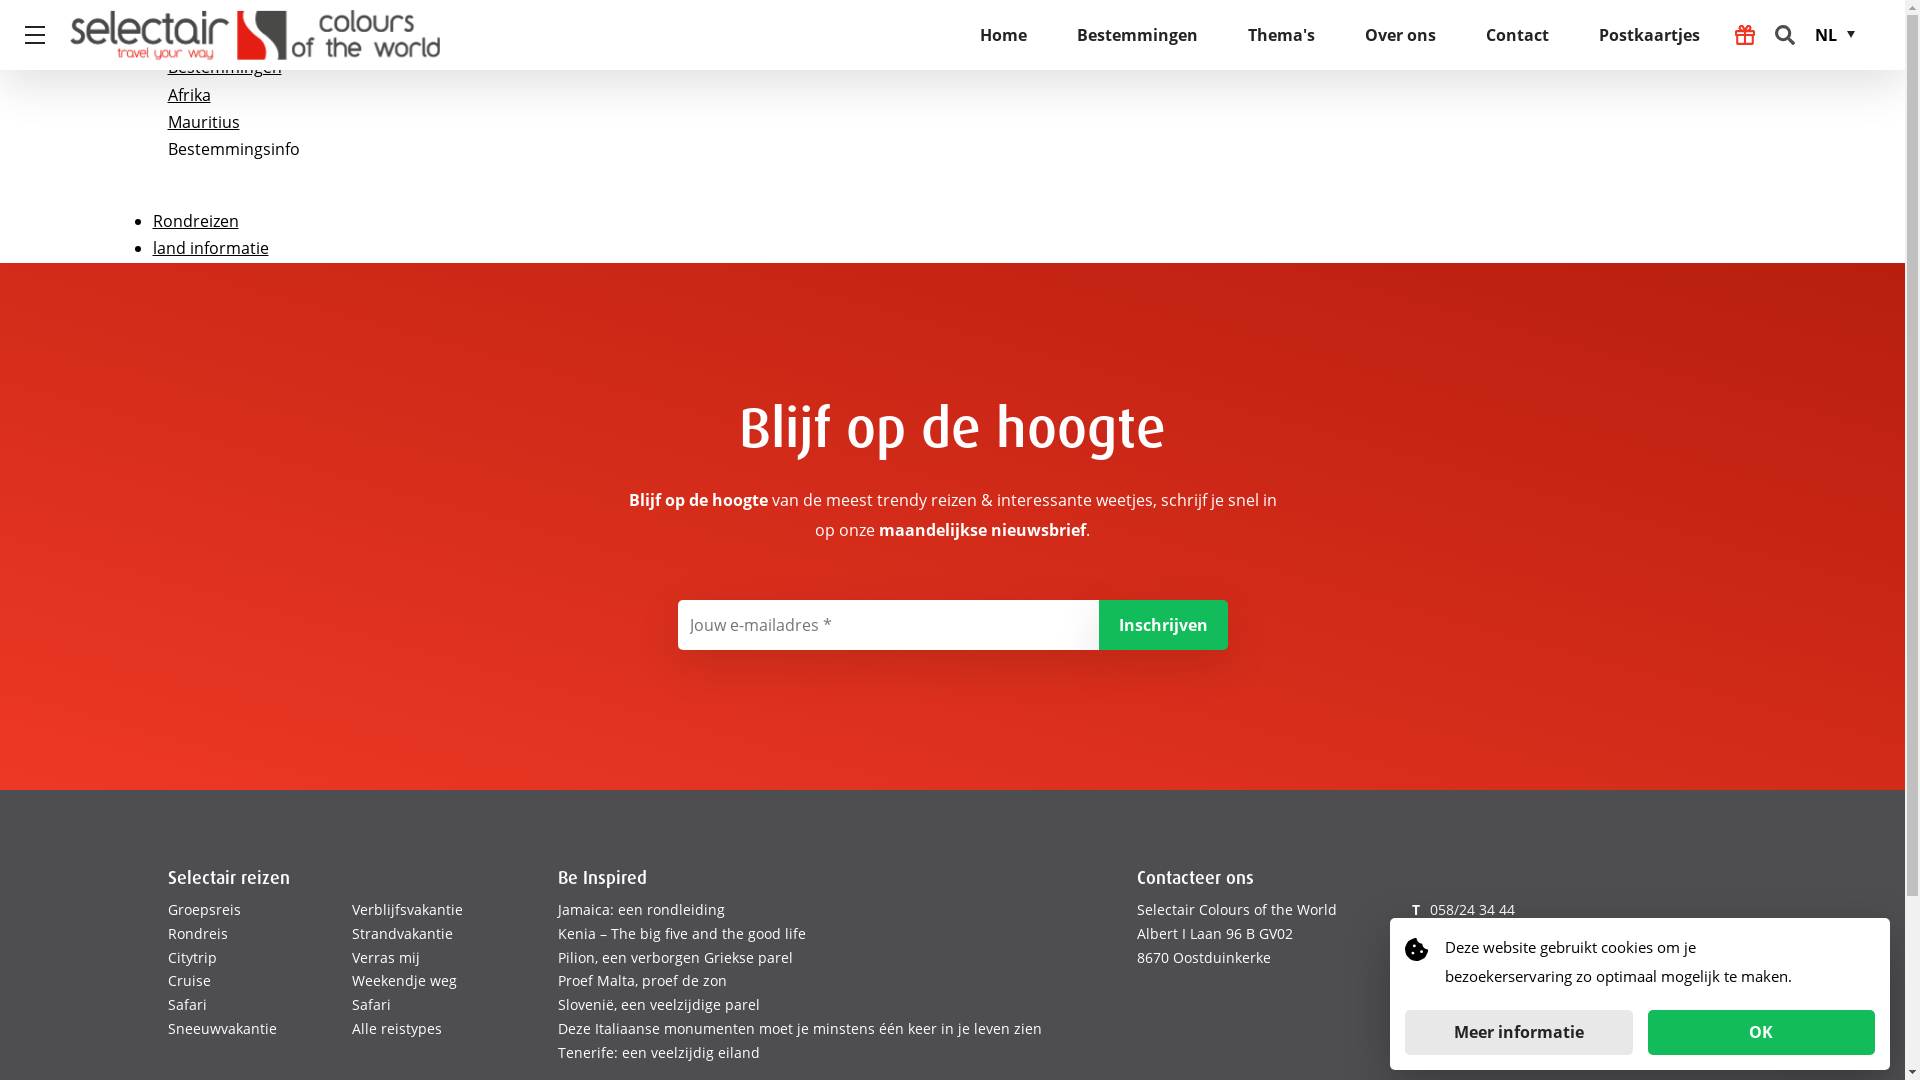 Image resolution: width=1920 pixels, height=1080 pixels. What do you see at coordinates (557, 909) in the screenshot?
I see `'Jamaica: een rondleiding'` at bounding box center [557, 909].